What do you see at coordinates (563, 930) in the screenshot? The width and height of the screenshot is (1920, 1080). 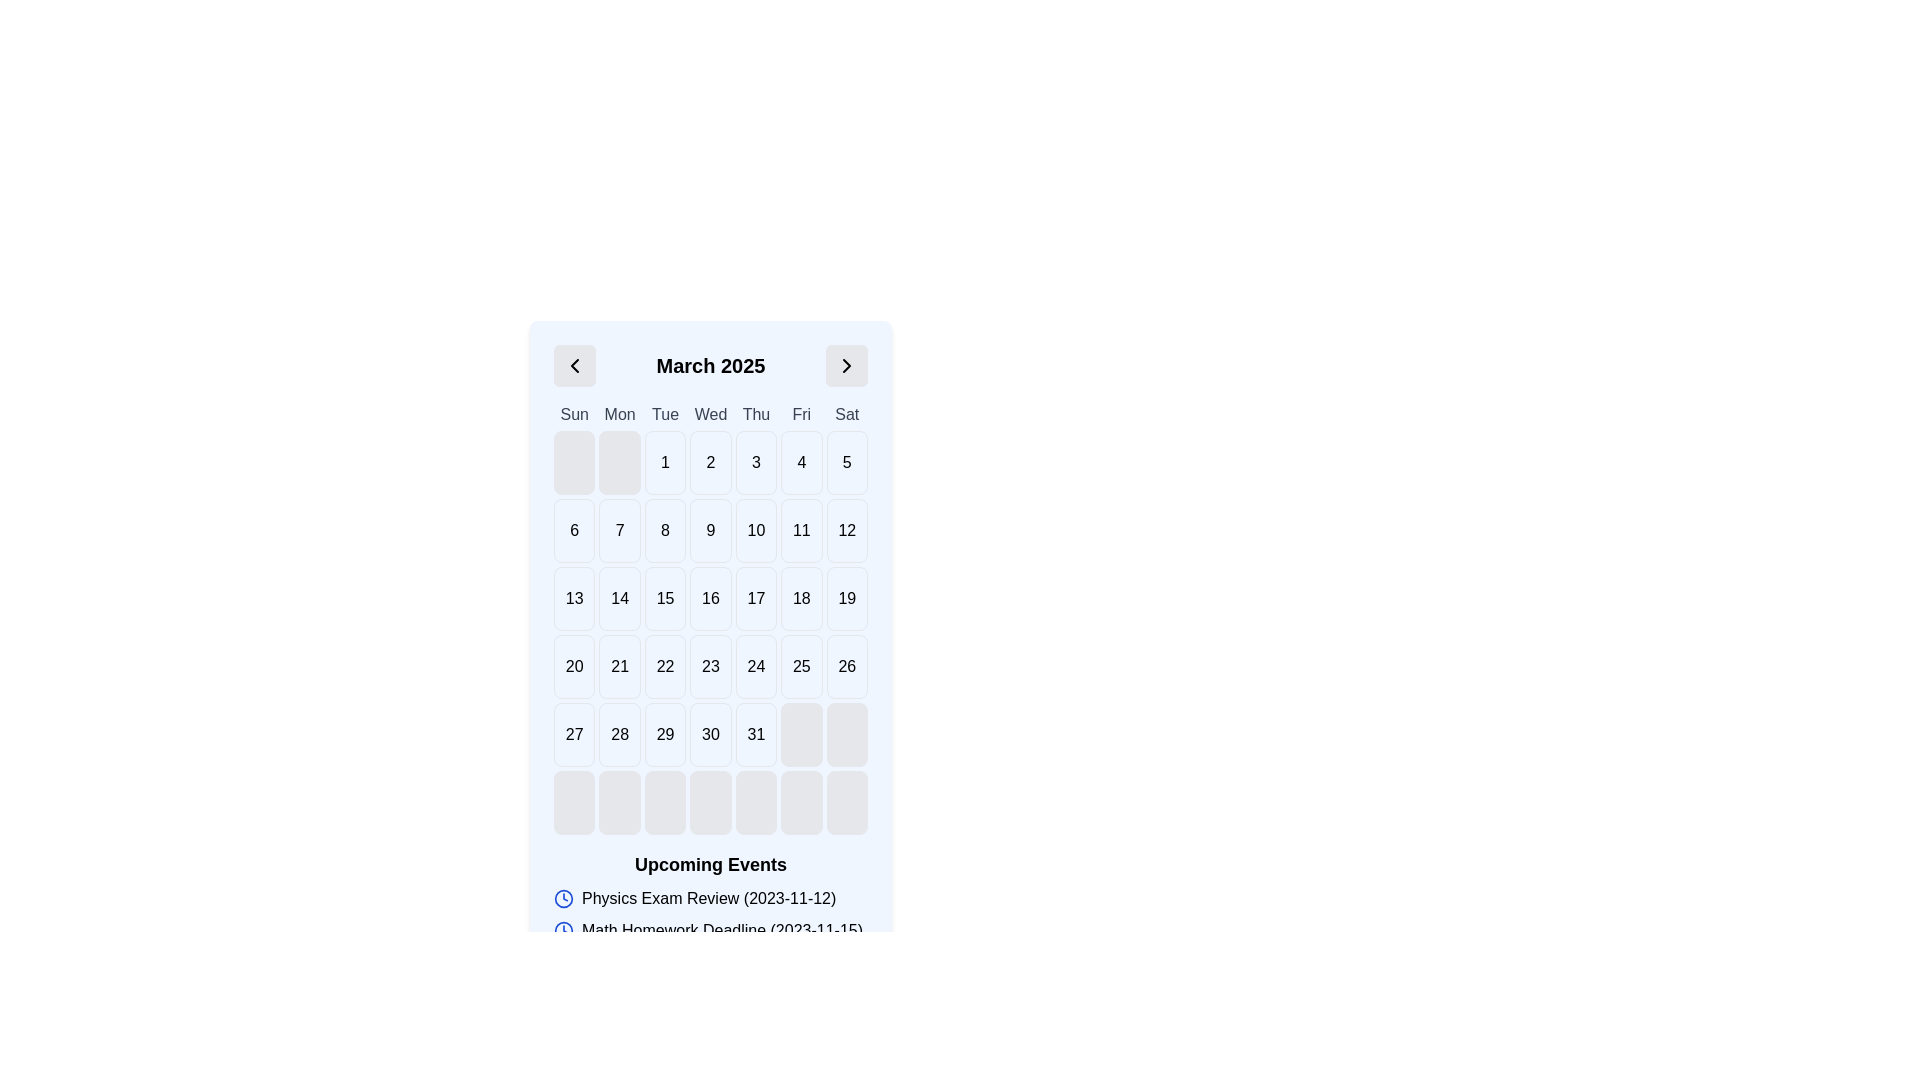 I see `the decorative circle within the SVG clock icon in the 'Upcoming Events' section of the calendar interface` at bounding box center [563, 930].